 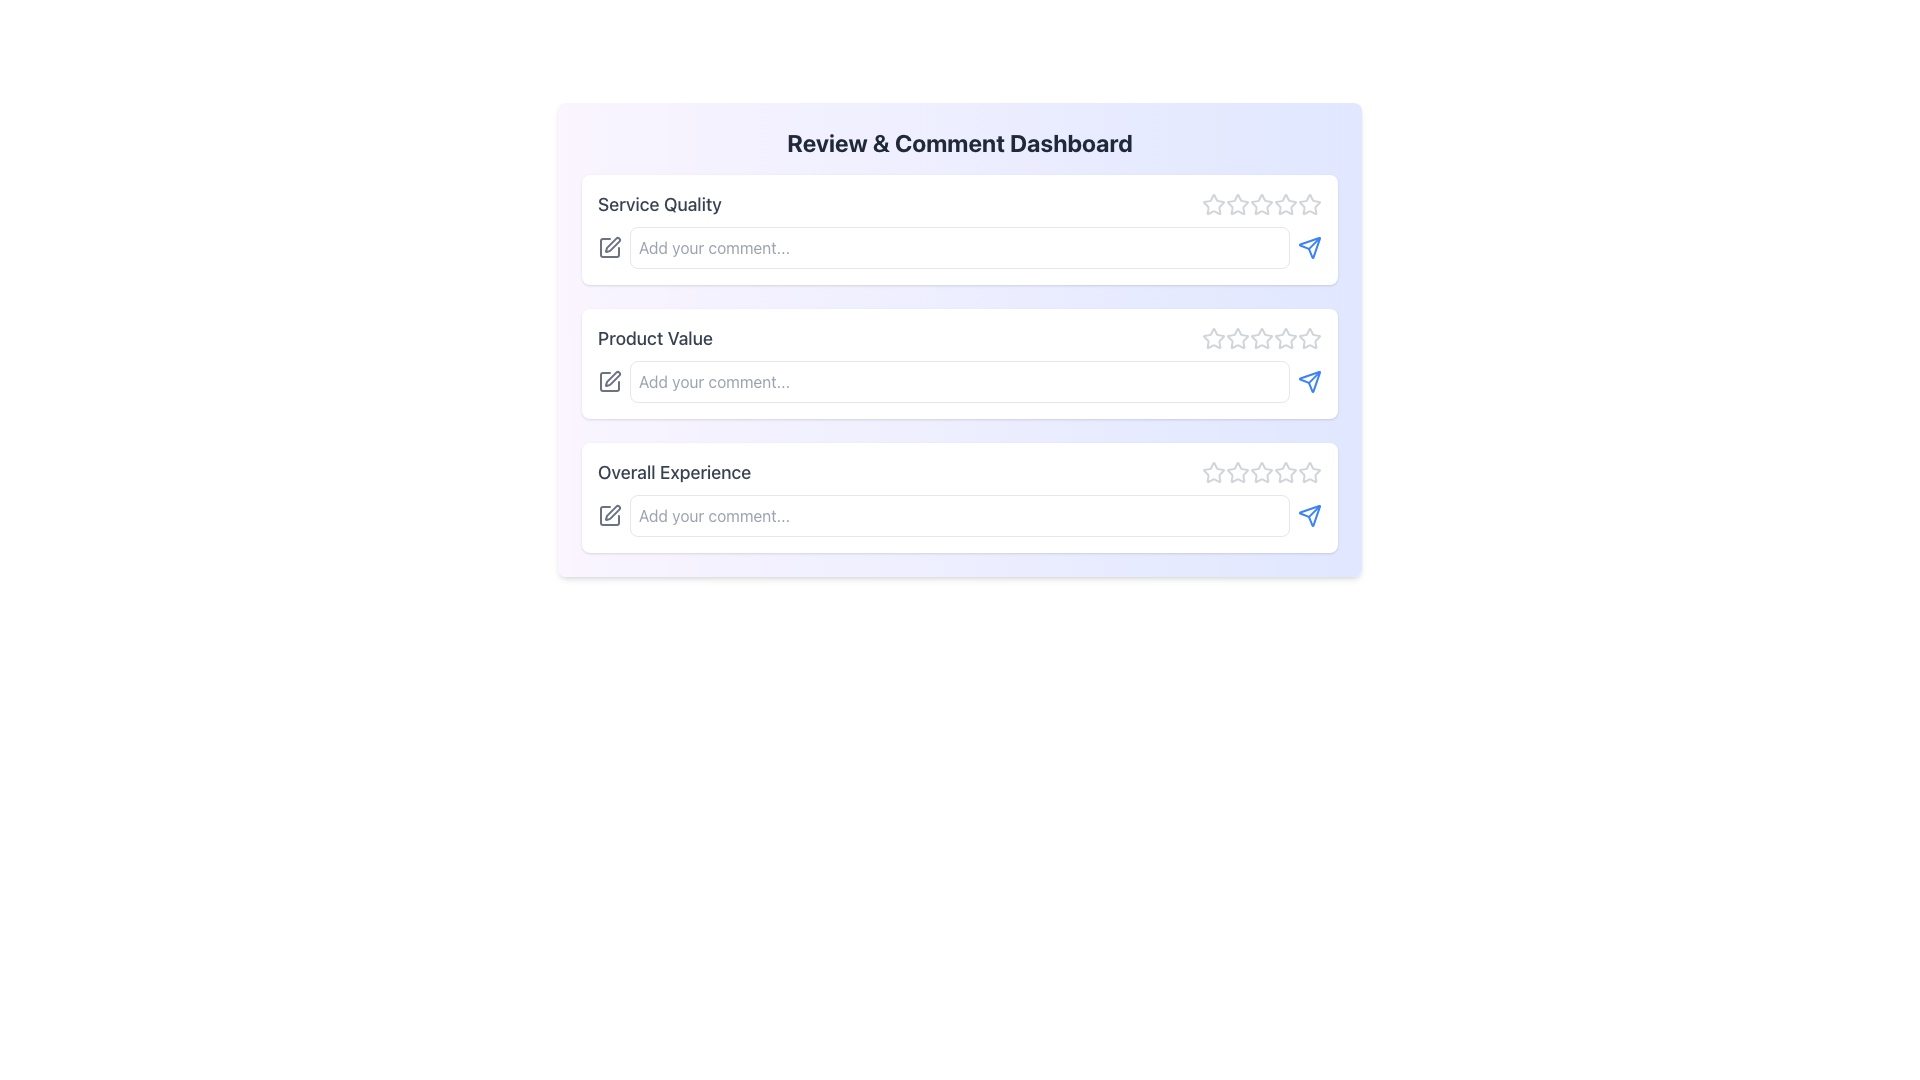 I want to click on the small gray pencil icon representing the edit action, located next to the 'Service Quality' label, so click(x=608, y=246).